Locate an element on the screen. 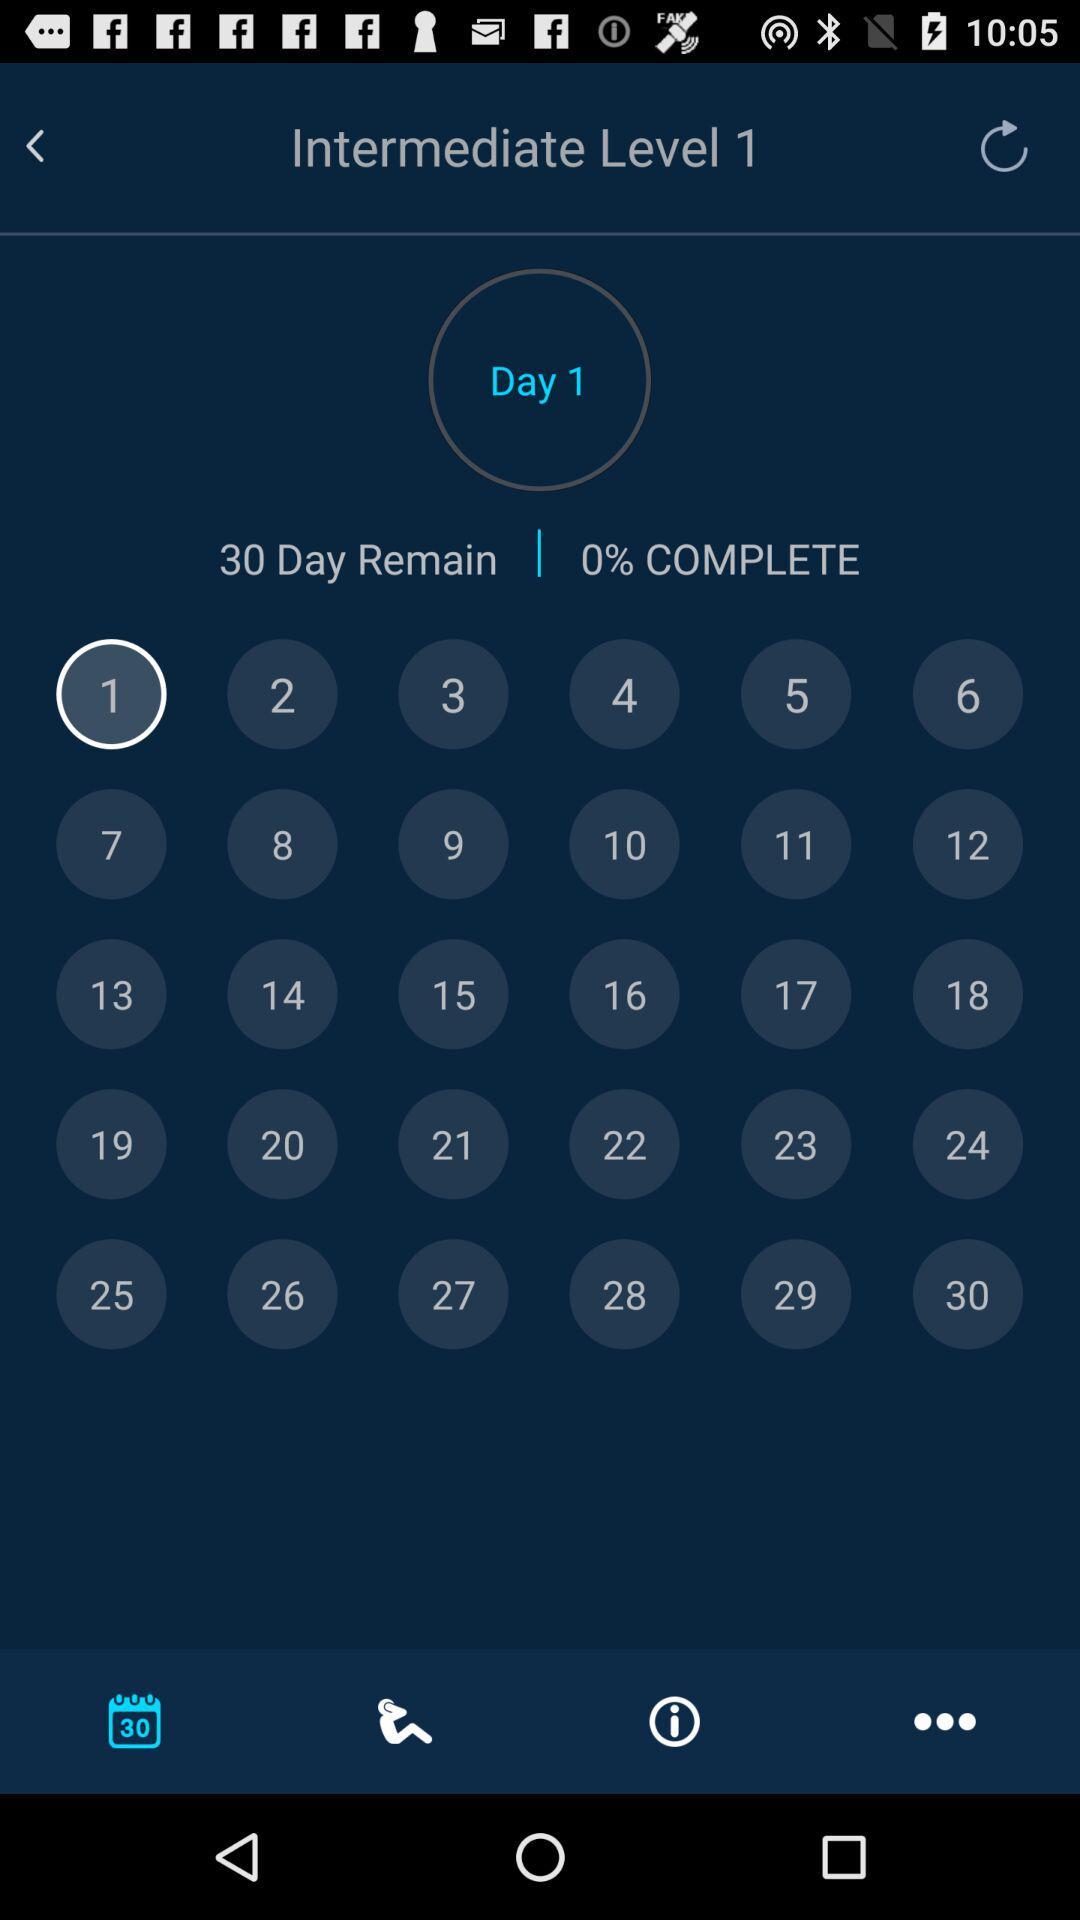  26 days remaining is located at coordinates (282, 1294).